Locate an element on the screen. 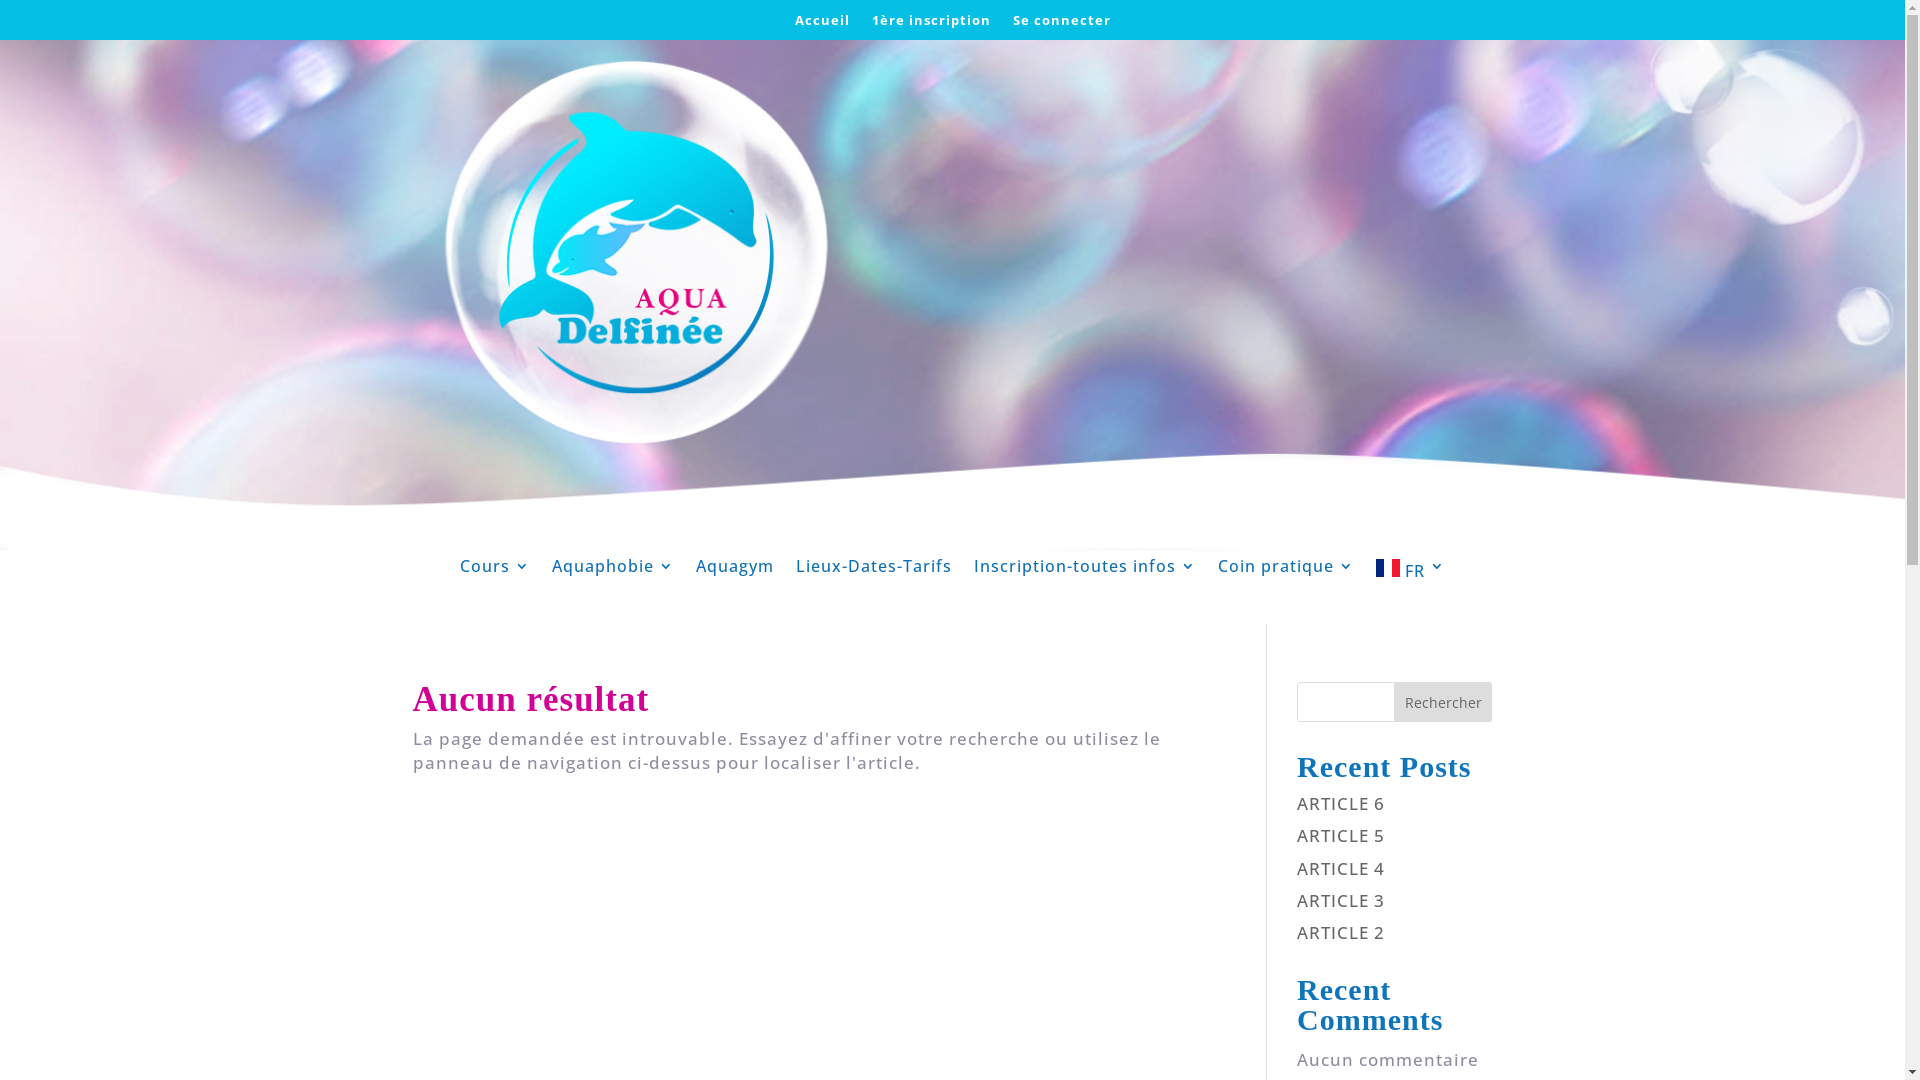 The image size is (1920, 1080). 'FR' is located at coordinates (1409, 572).